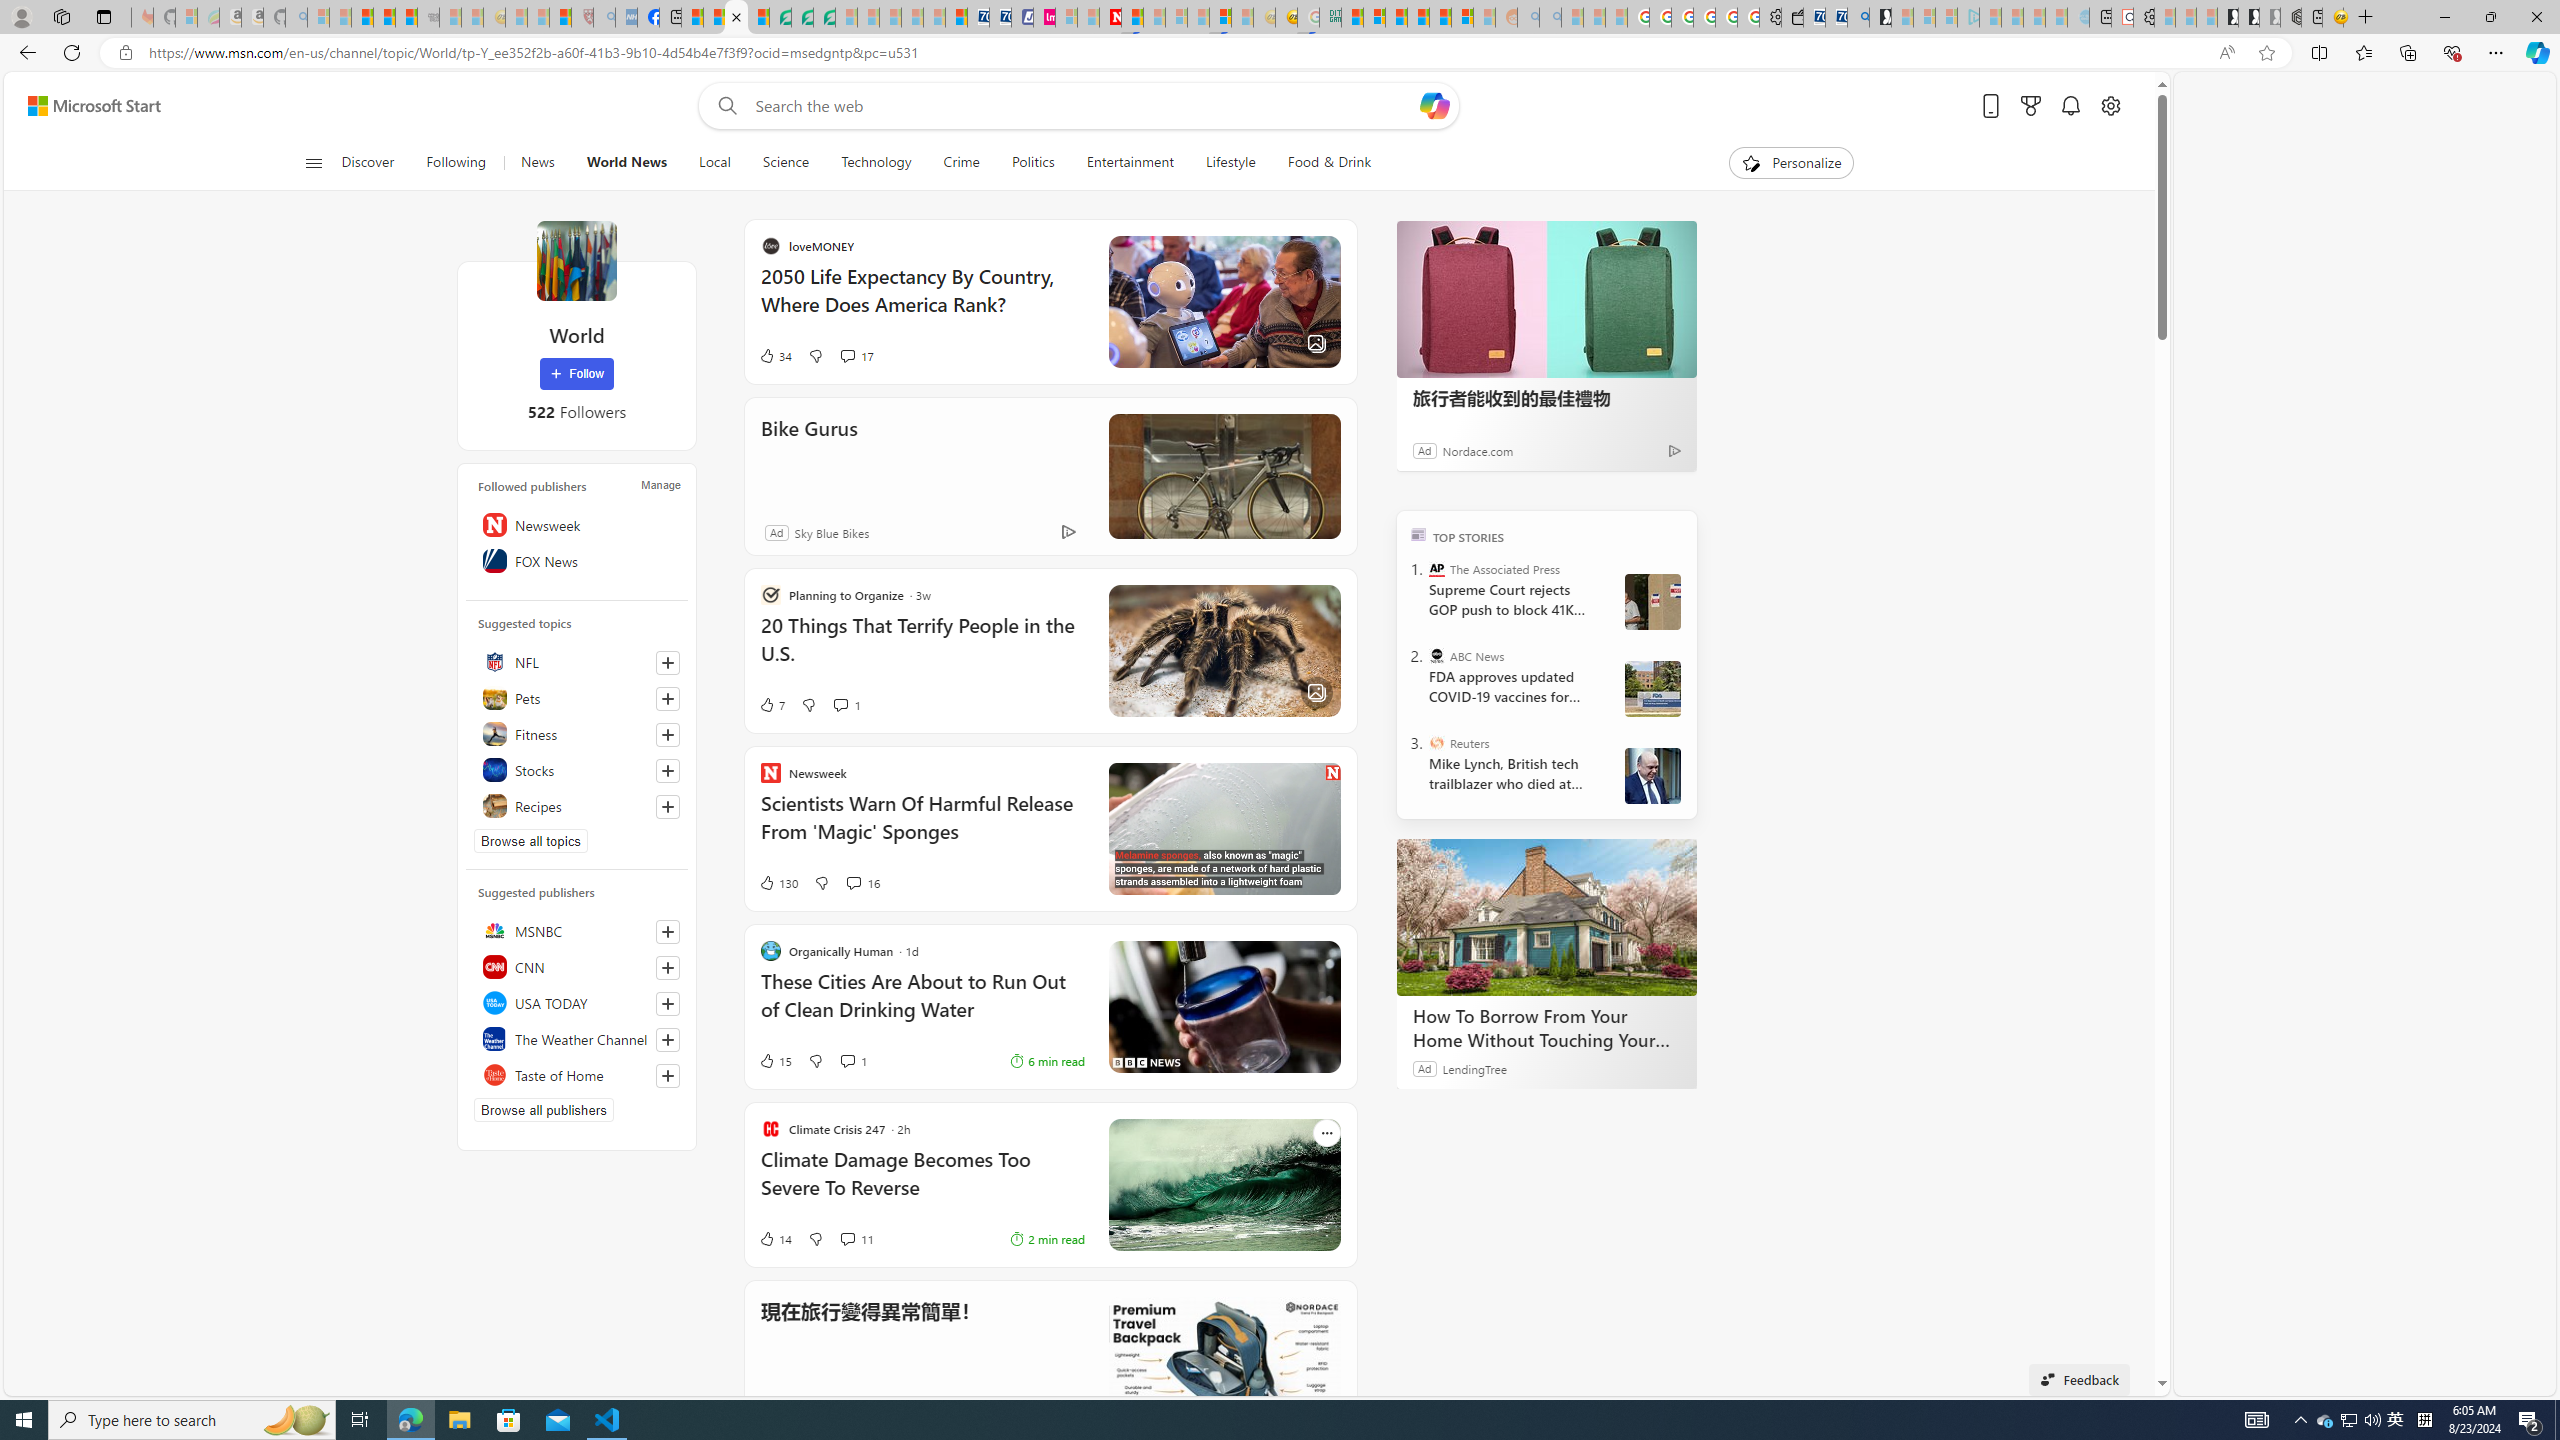  What do you see at coordinates (1435, 654) in the screenshot?
I see `'ABC News'` at bounding box center [1435, 654].